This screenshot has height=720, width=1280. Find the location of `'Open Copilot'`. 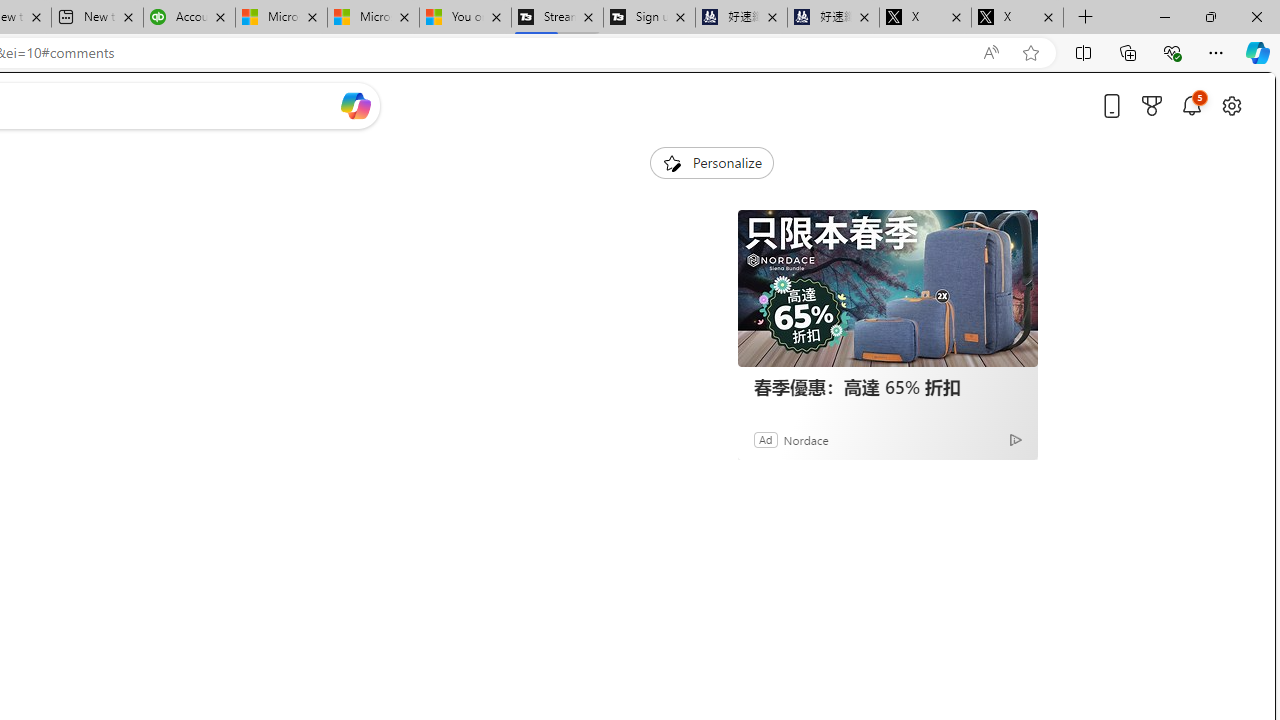

'Open Copilot' is located at coordinates (355, 105).